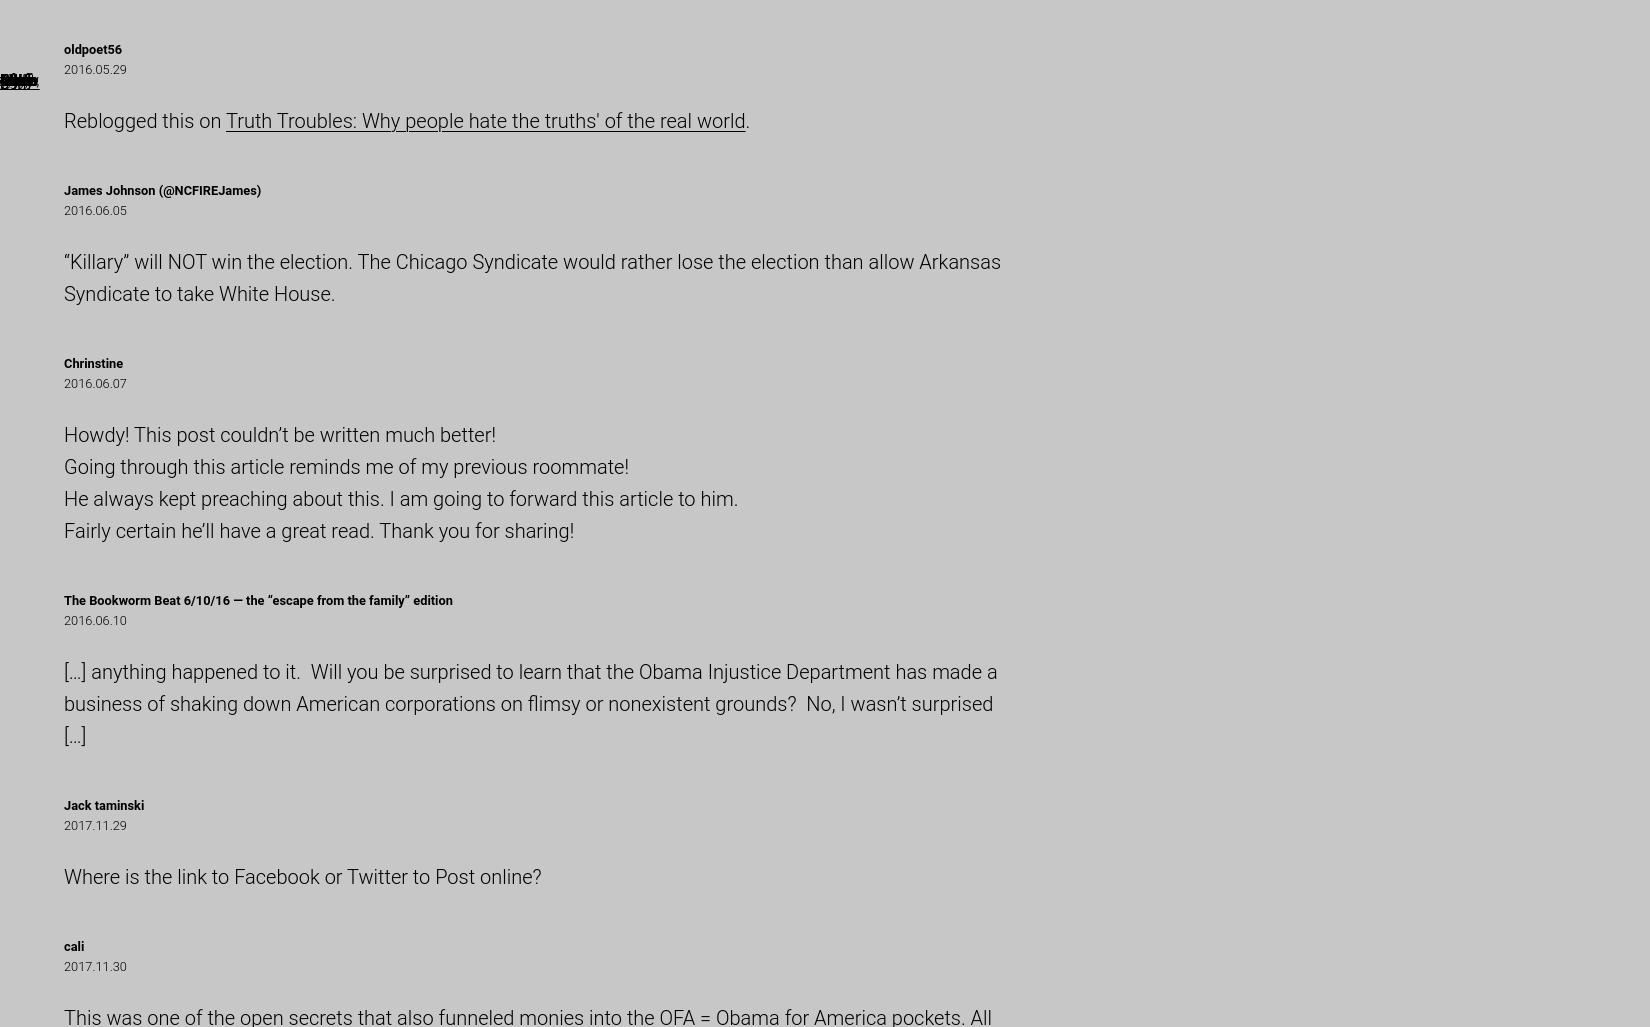 This screenshot has height=1027, width=1650. I want to click on 'Jack taminski', so click(103, 804).